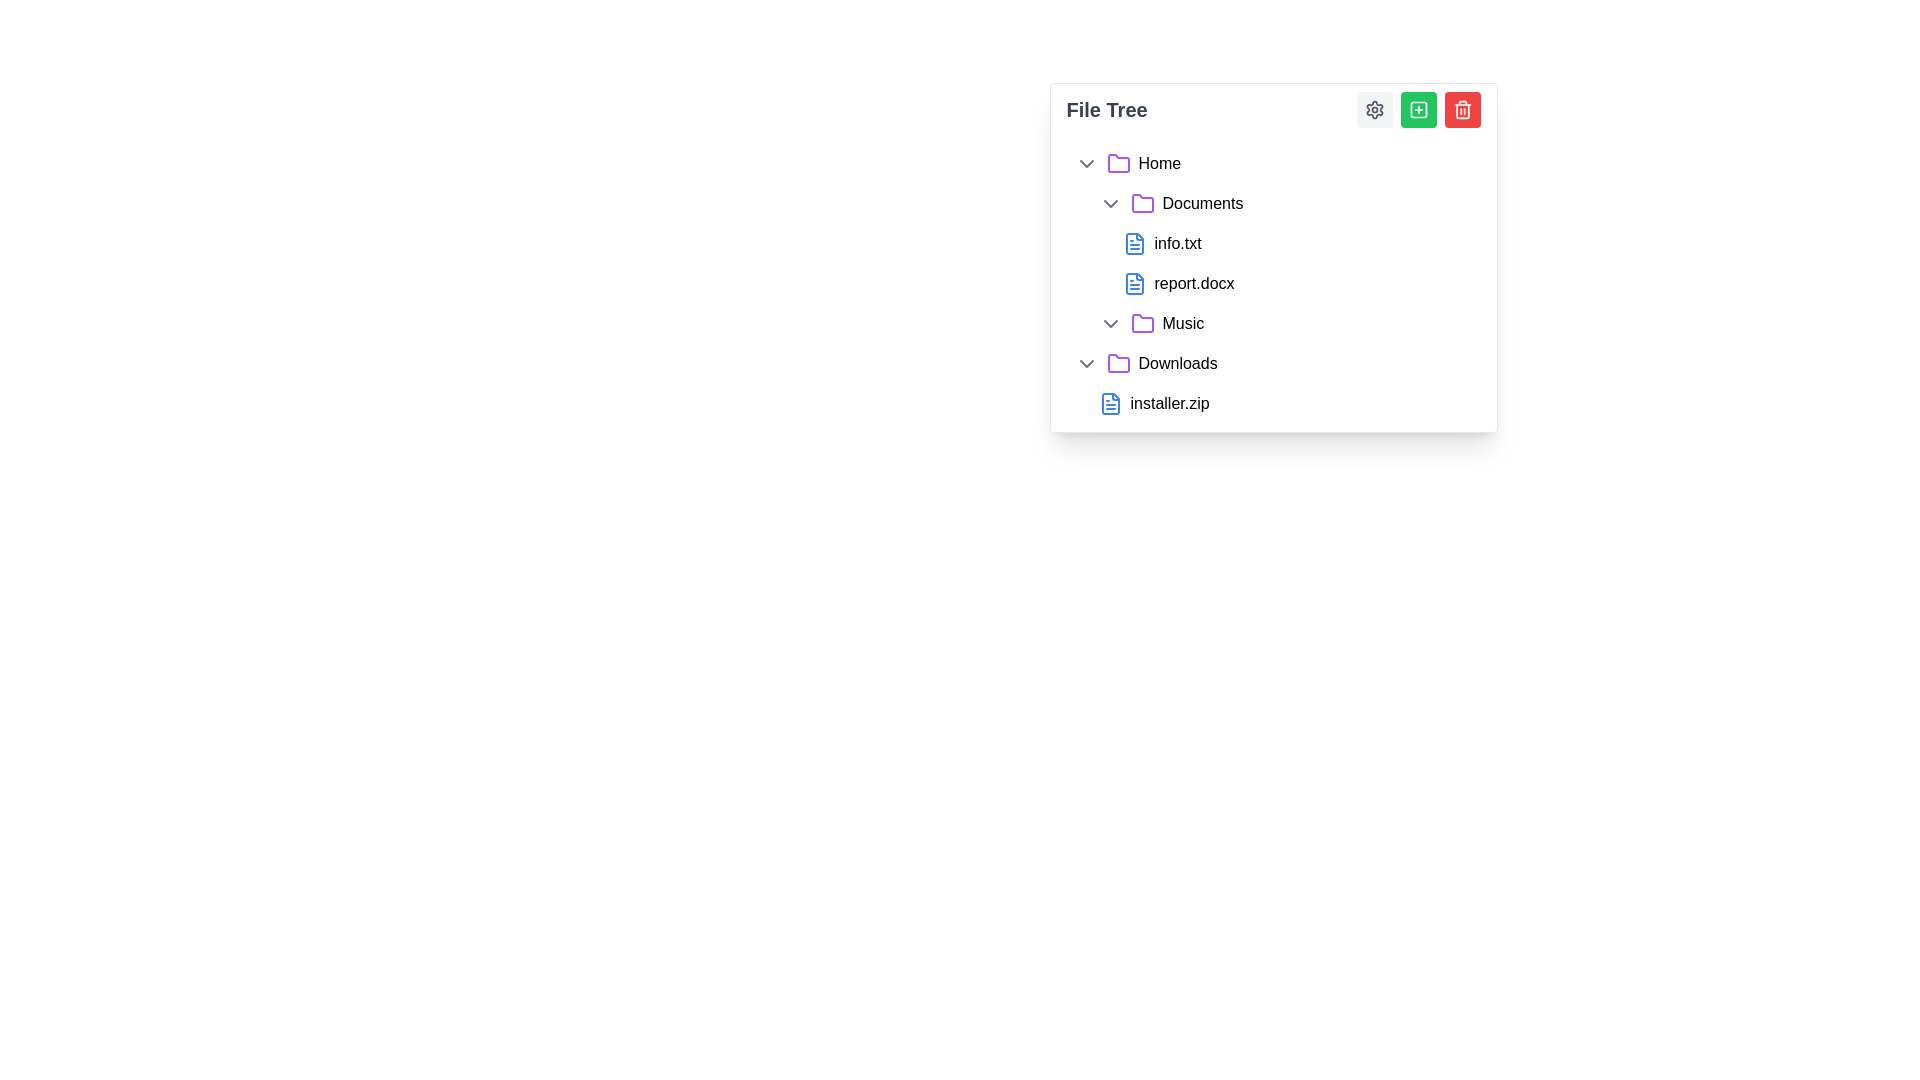 The image size is (1920, 1080). What do you see at coordinates (1297, 284) in the screenshot?
I see `to select the file named 'report.docx' in the file tree located under the 'Documents' folder, following 'info.txt'` at bounding box center [1297, 284].